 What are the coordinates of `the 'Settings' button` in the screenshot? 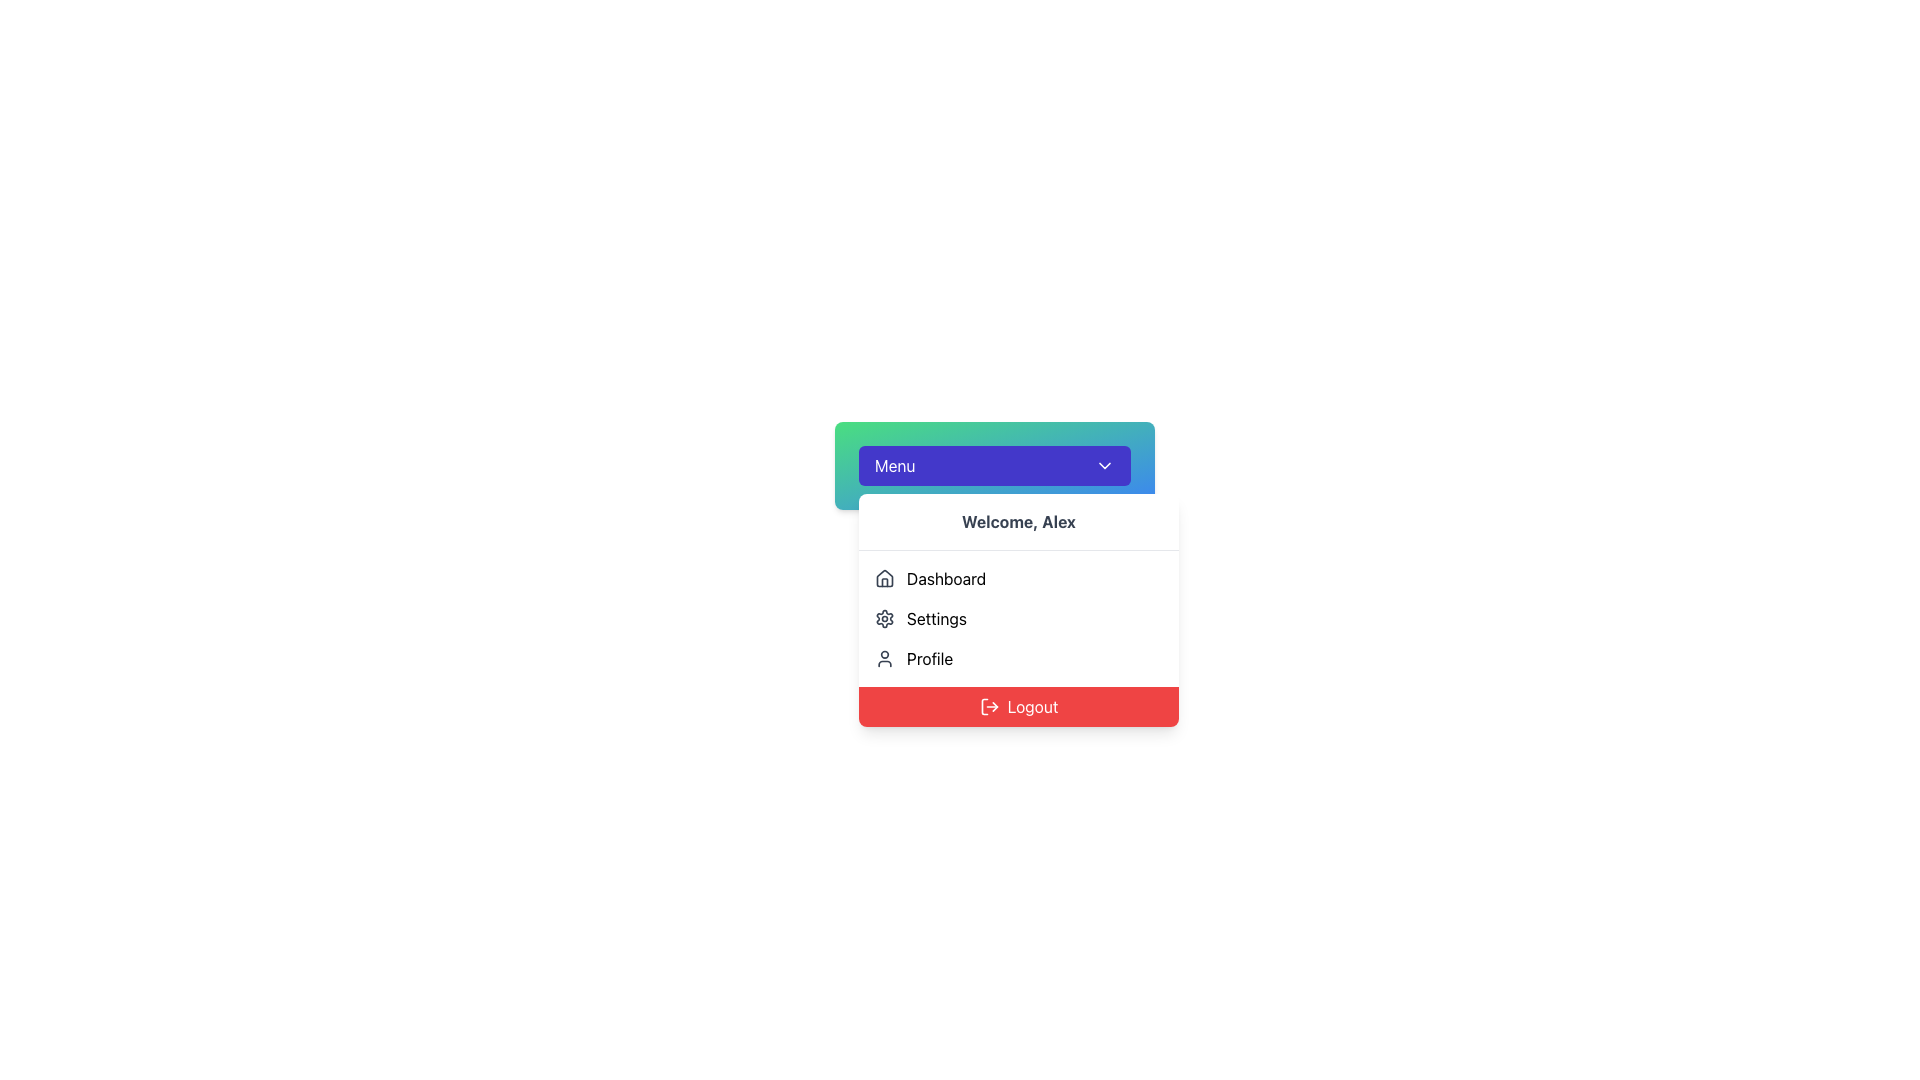 It's located at (1018, 617).